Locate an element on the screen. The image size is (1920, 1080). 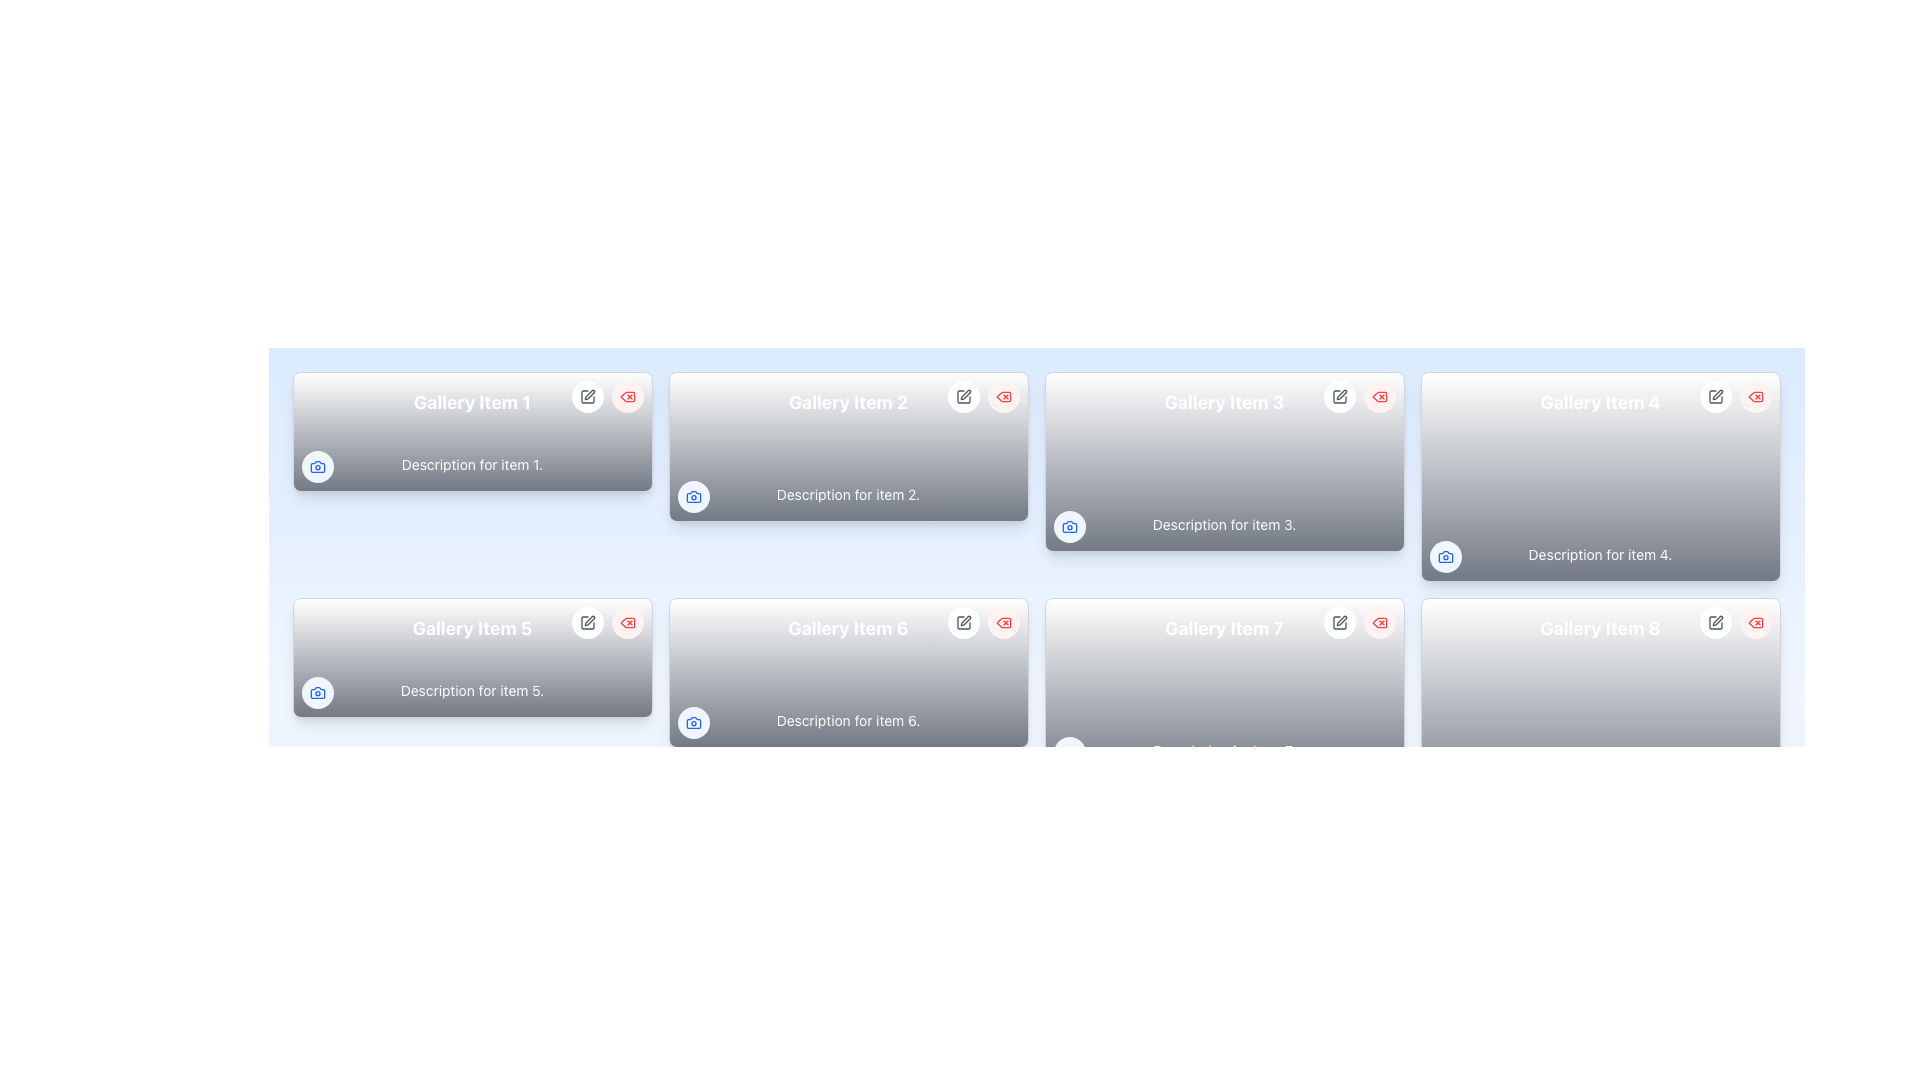
the Text Label that serves as the title for the item in the gallery, located above the description text 'Description for item 5.' is located at coordinates (471, 627).